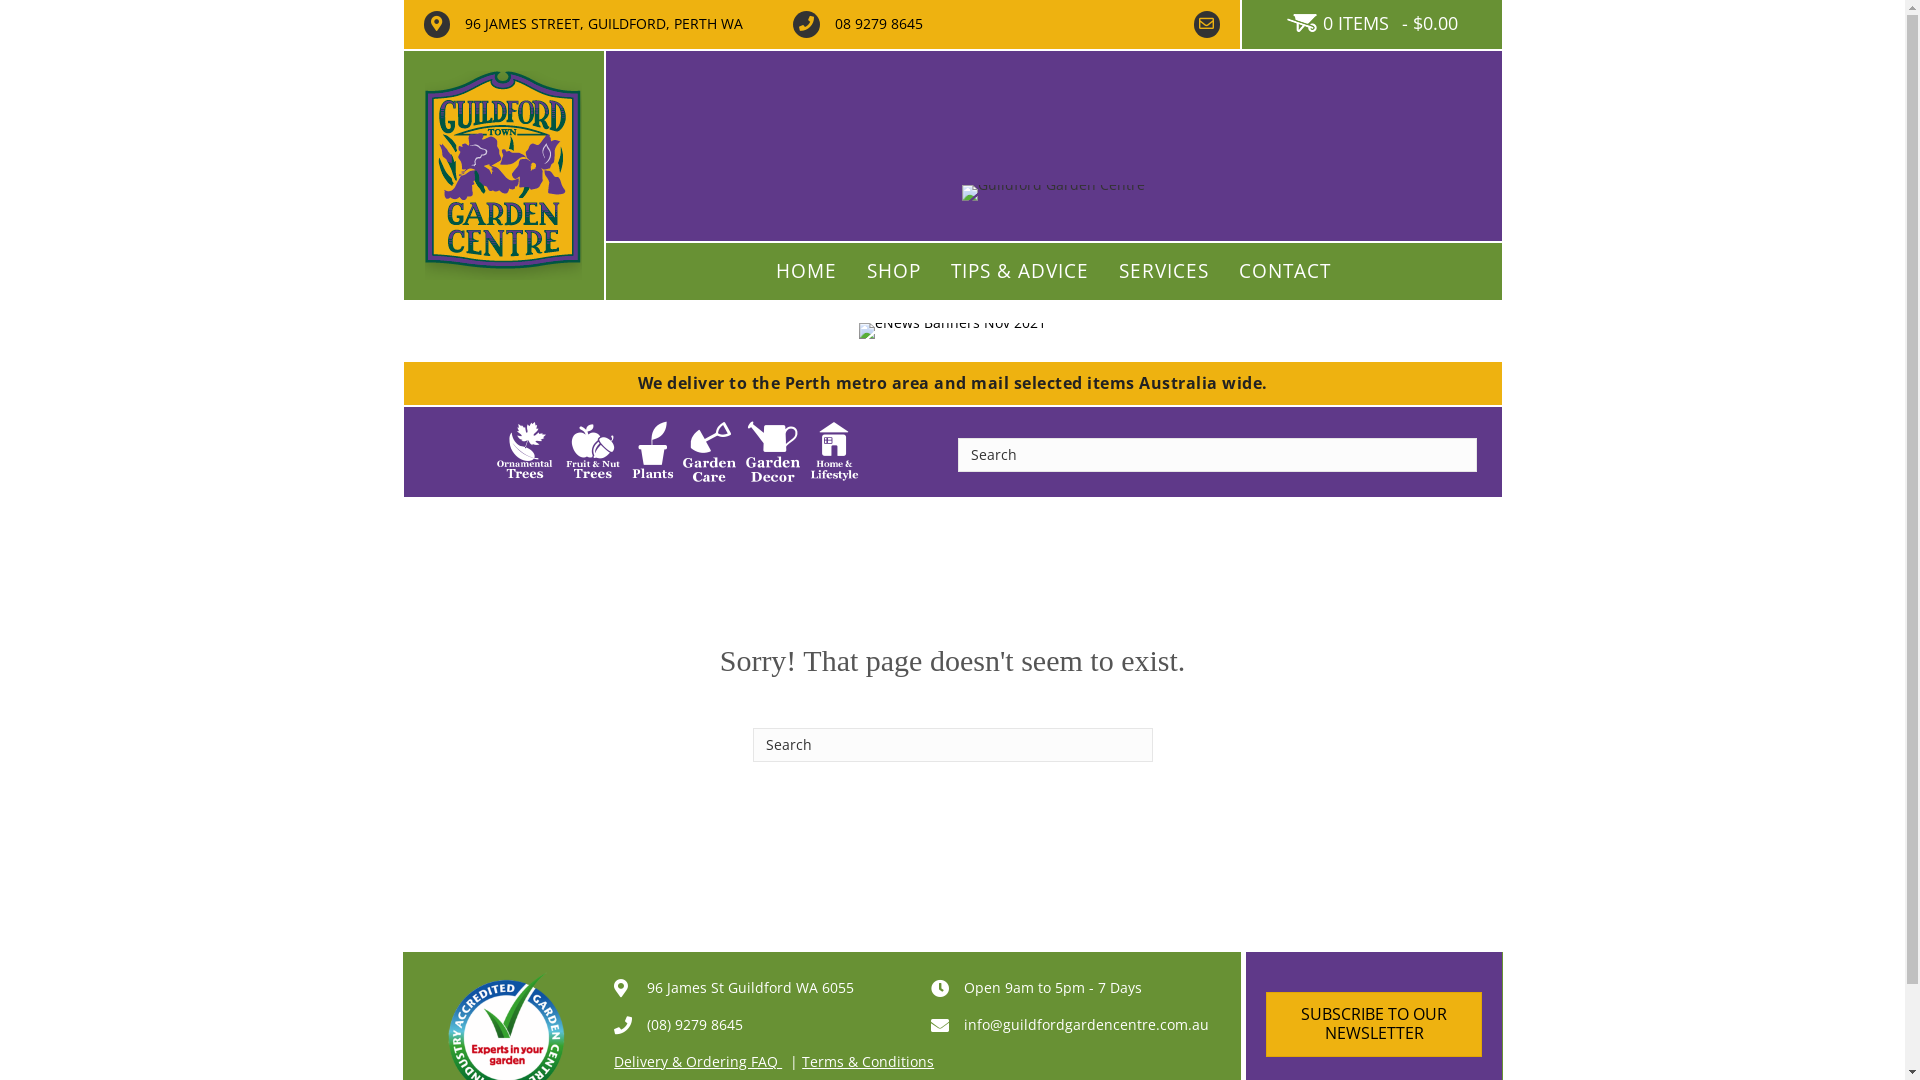 The height and width of the screenshot is (1080, 1920). Describe the element at coordinates (1371, 24) in the screenshot. I see `'0 ITEMS$0.00'` at that location.